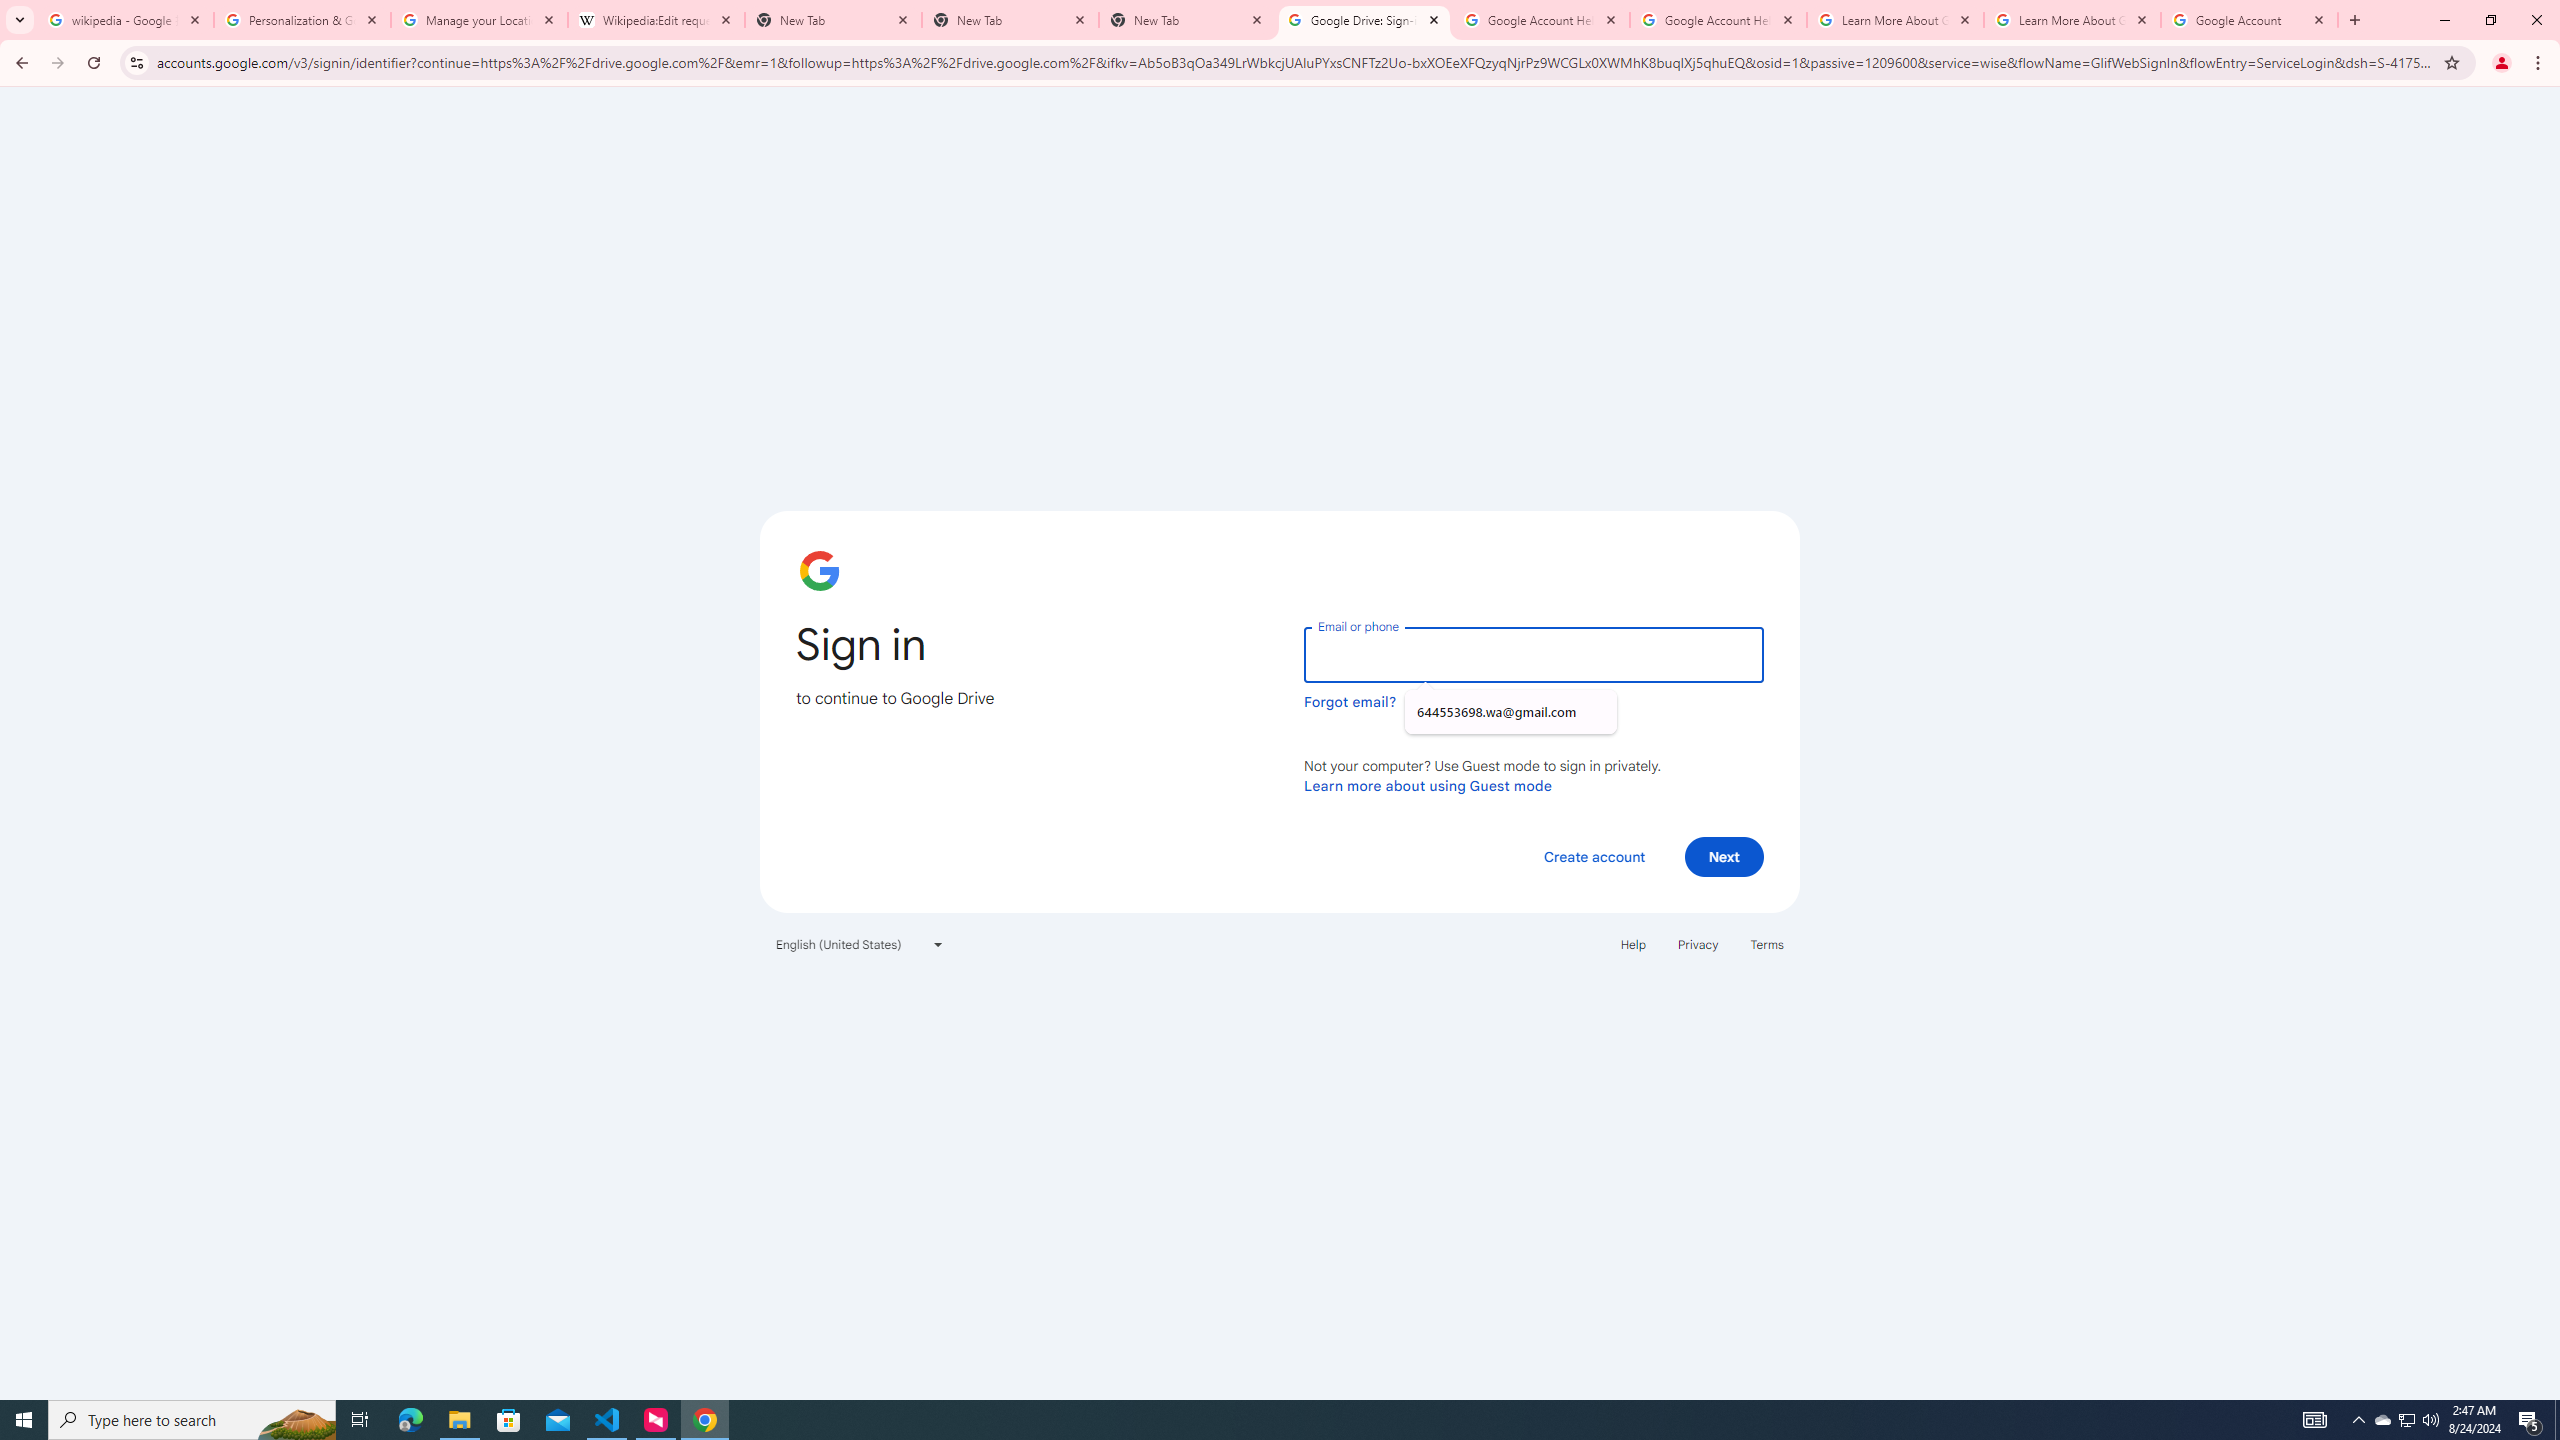  Describe the element at coordinates (1363, 19) in the screenshot. I see `'Google Drive: Sign-in'` at that location.